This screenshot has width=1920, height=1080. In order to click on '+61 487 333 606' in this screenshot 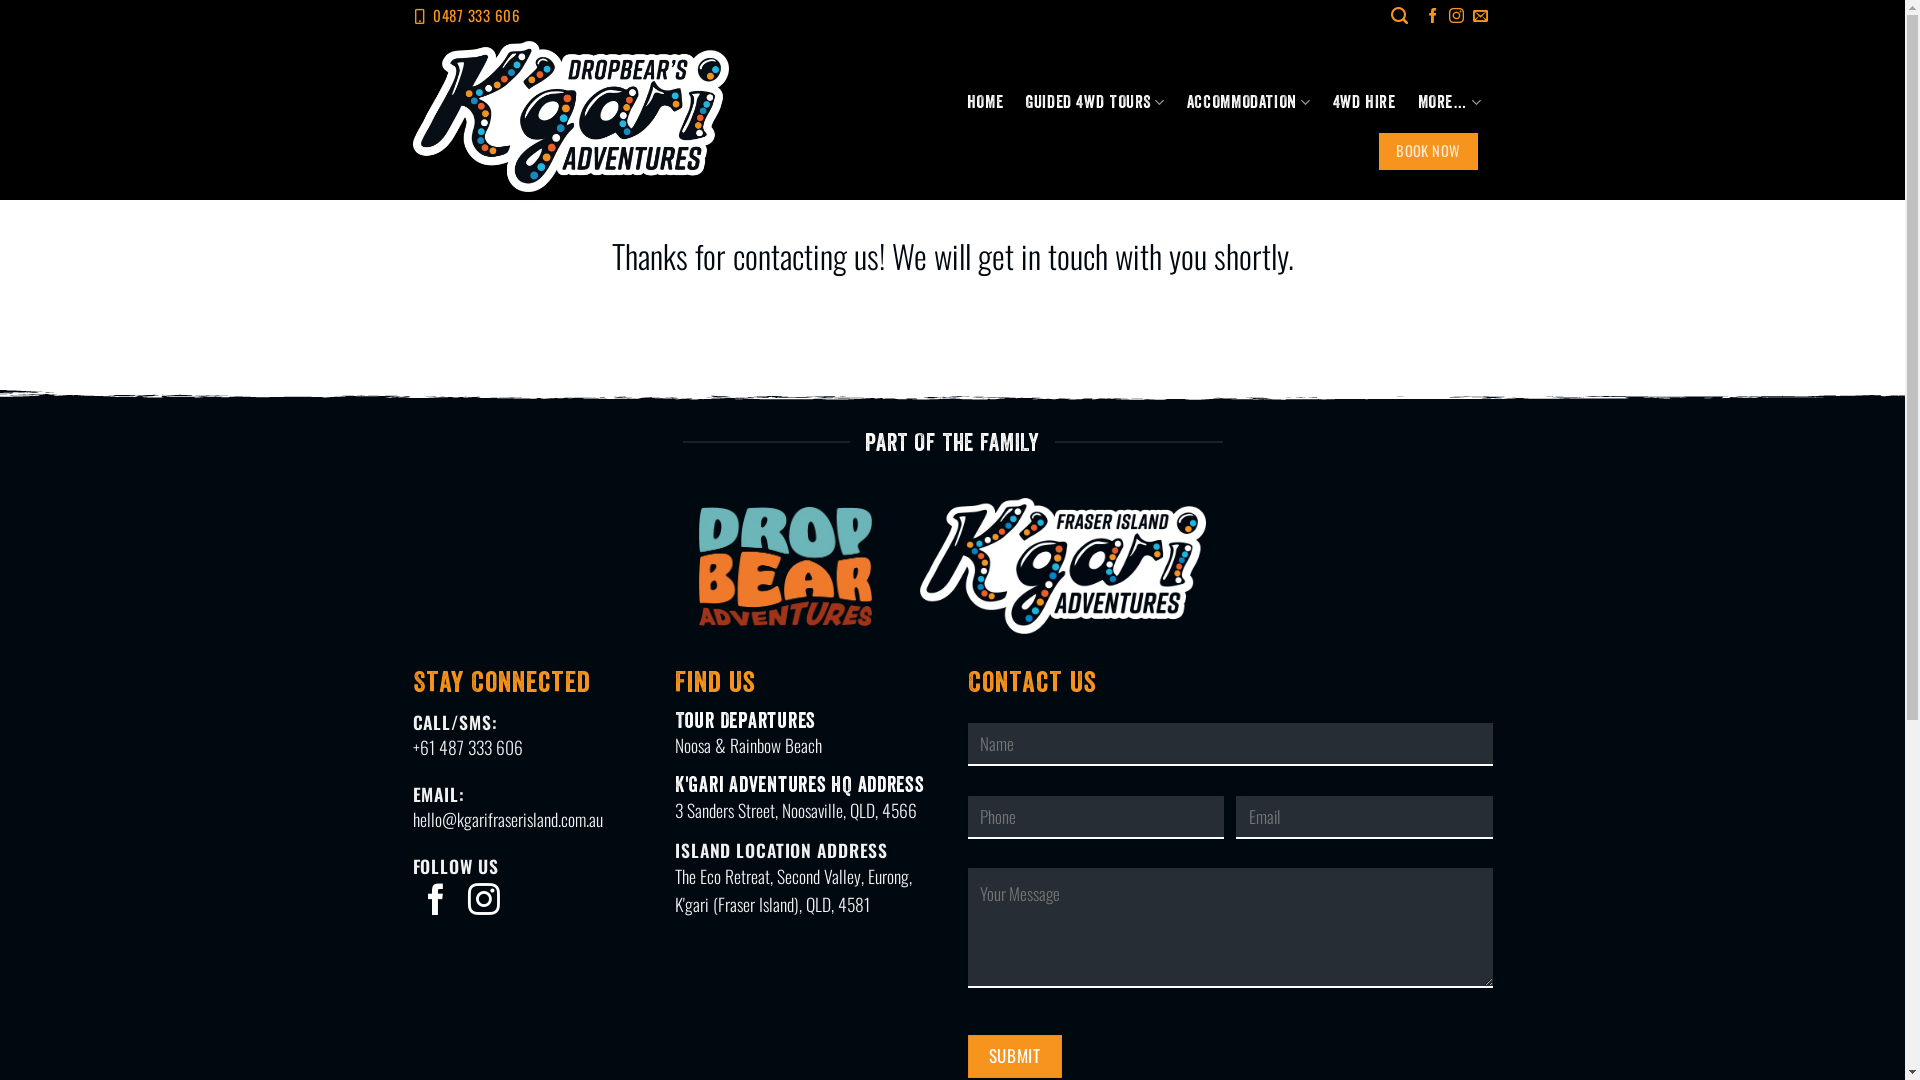, I will do `click(411, 747)`.